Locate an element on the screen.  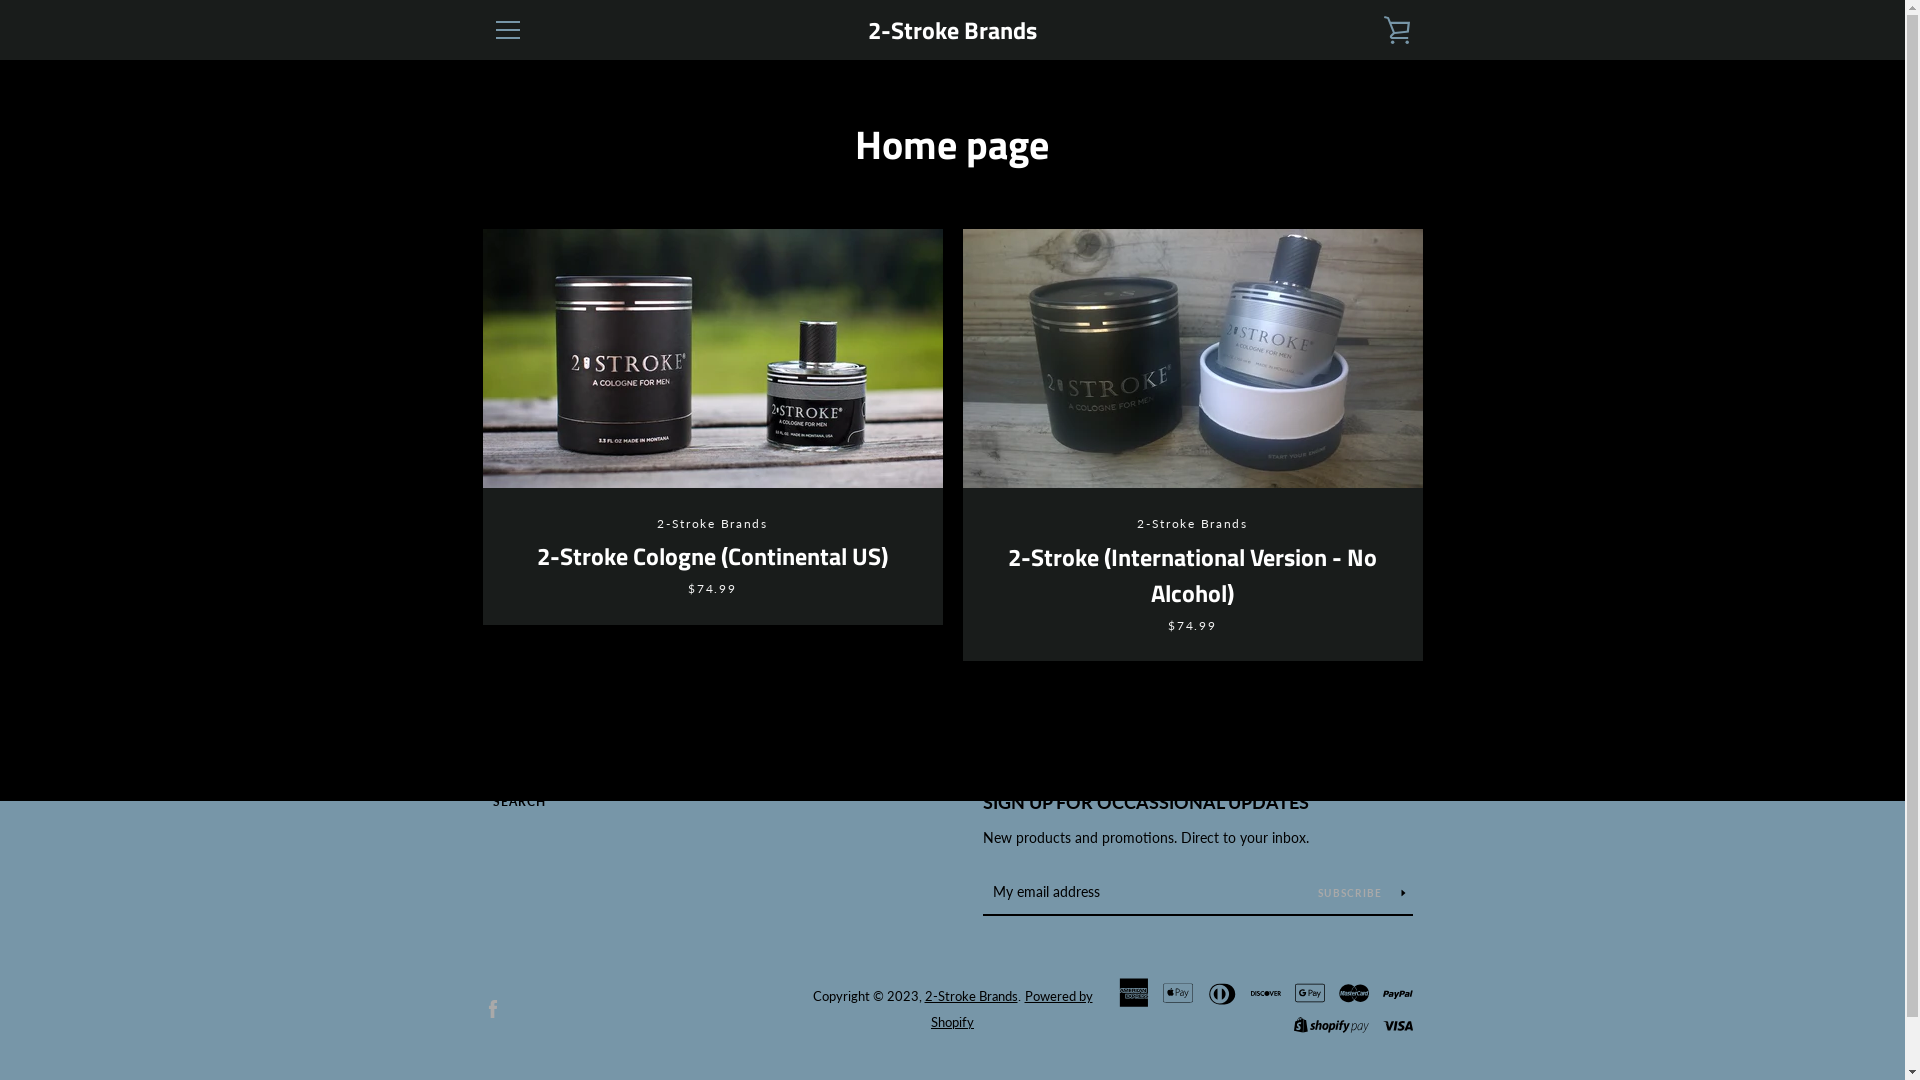
'VIEW CART' is located at coordinates (1371, 30).